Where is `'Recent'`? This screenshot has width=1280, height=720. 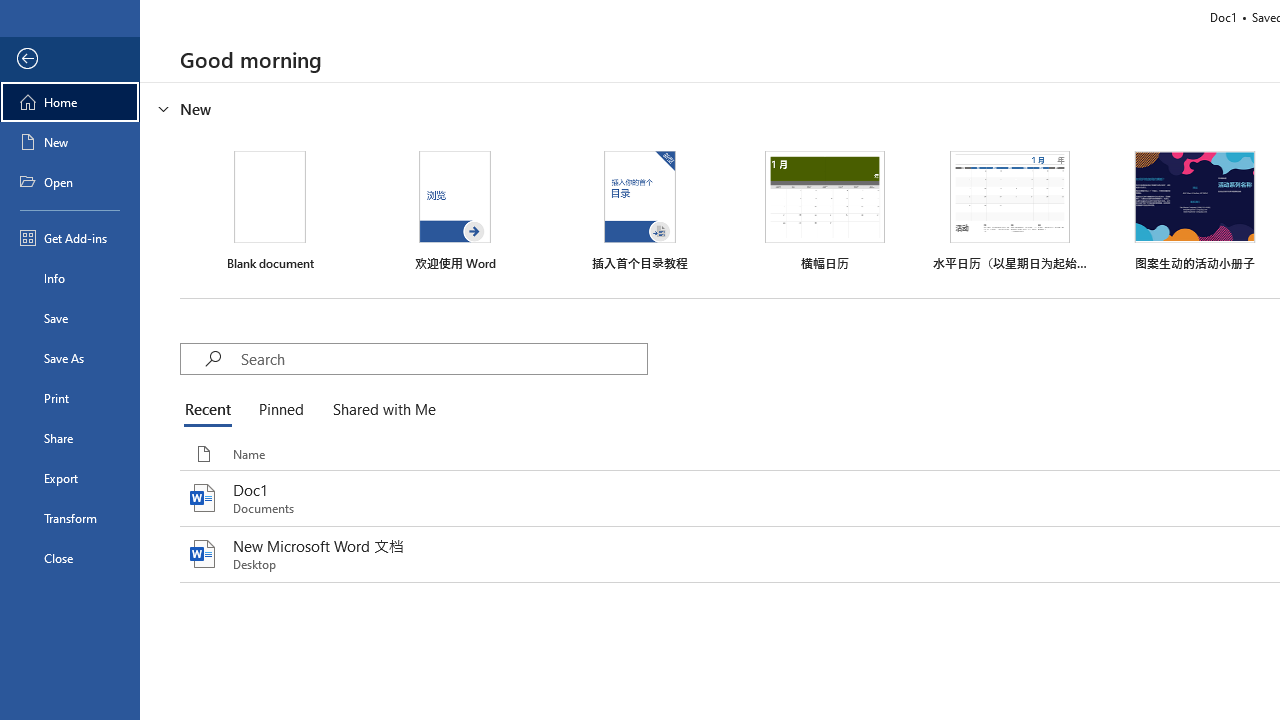
'Recent' is located at coordinates (212, 410).